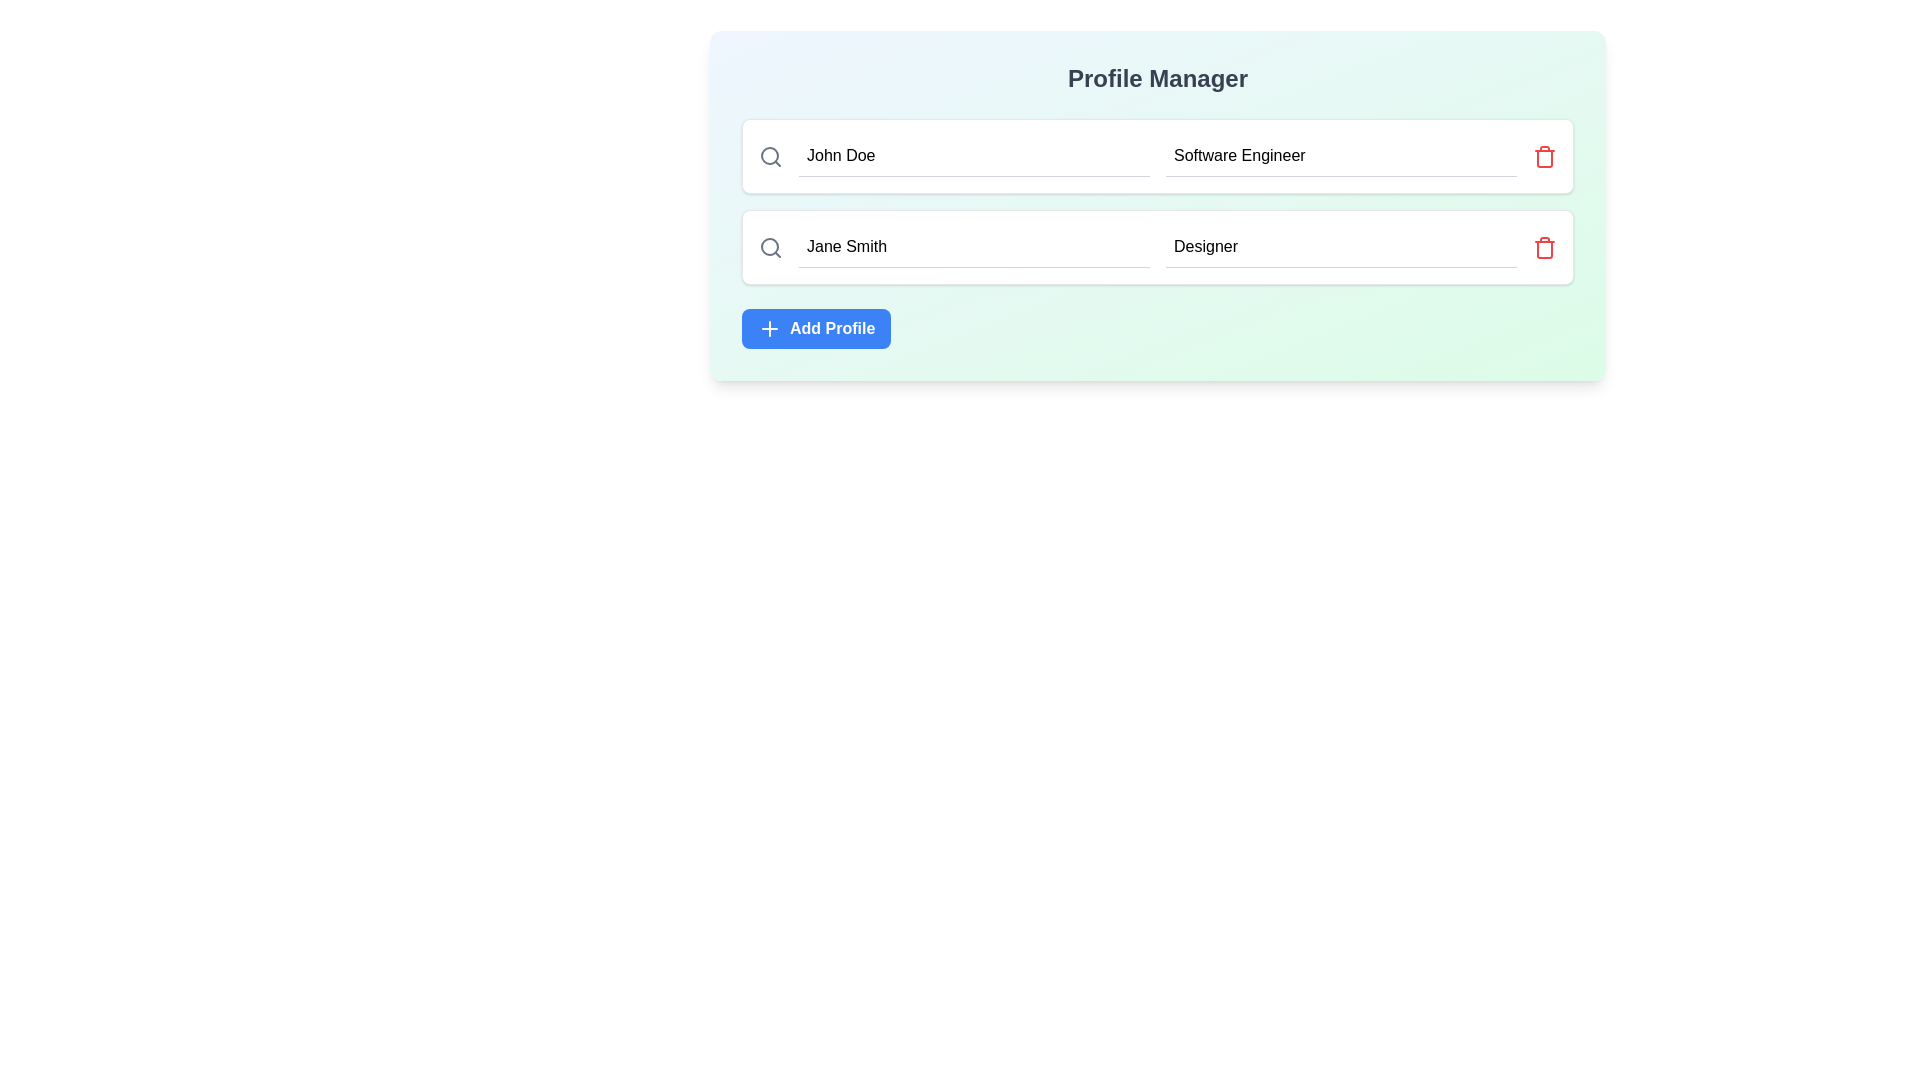 The image size is (1920, 1080). I want to click on the second text input field for entering or editing the occupation or job title, which is located between the 'Name' field and a red trash icon, so click(1341, 155).